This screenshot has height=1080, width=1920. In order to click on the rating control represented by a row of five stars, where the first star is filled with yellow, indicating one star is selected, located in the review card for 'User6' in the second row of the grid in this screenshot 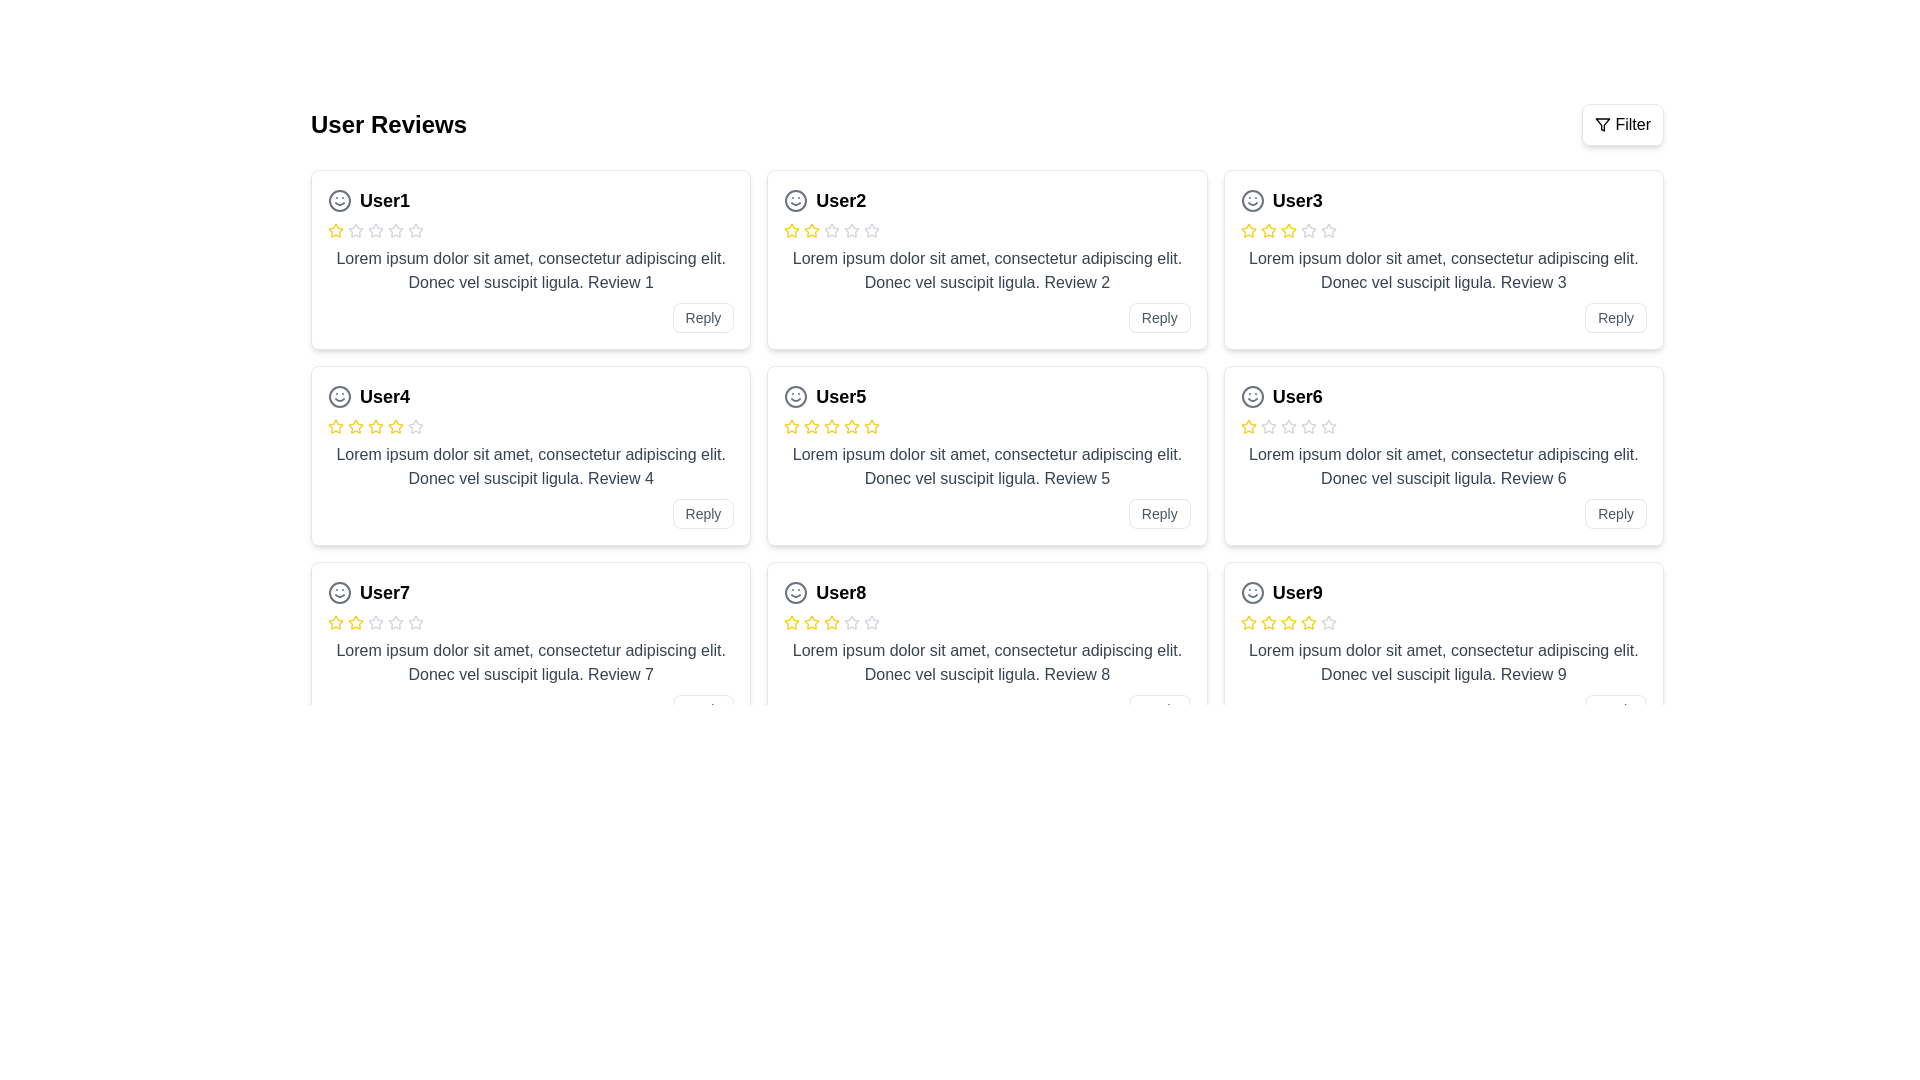, I will do `click(1443, 426)`.